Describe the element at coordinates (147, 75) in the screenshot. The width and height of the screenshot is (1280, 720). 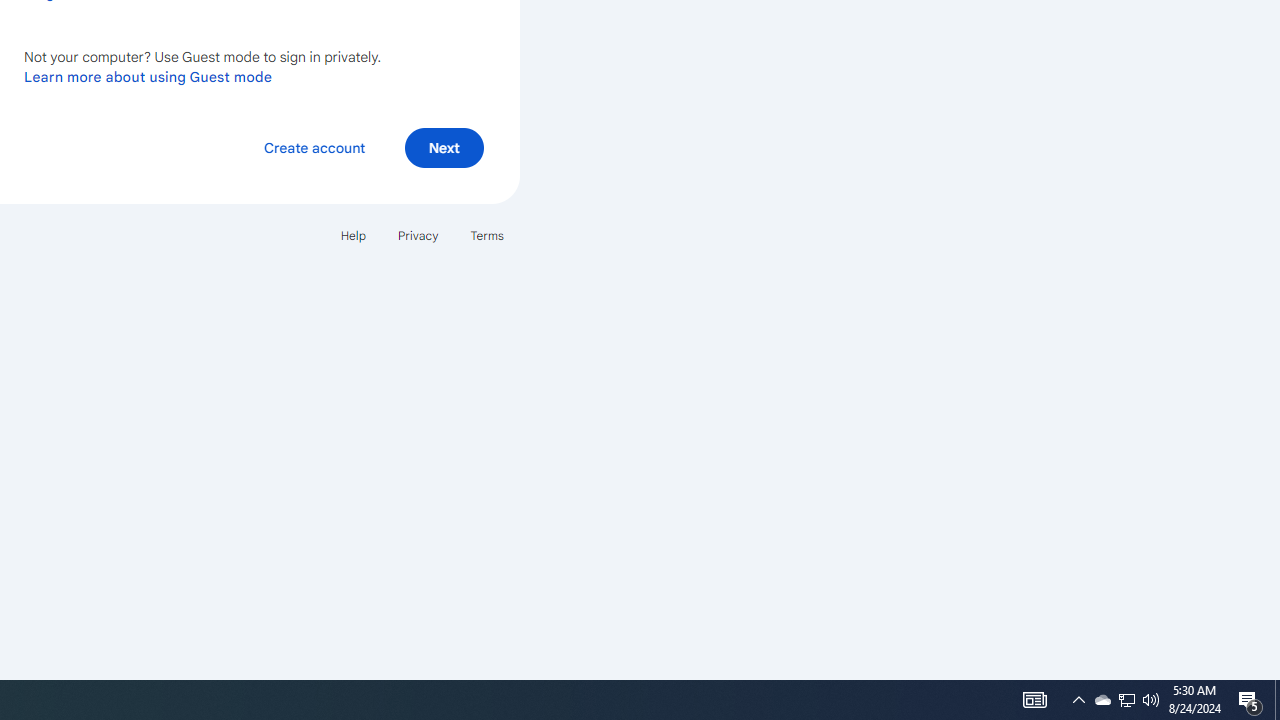
I see `'Learn more about using Guest mode'` at that location.